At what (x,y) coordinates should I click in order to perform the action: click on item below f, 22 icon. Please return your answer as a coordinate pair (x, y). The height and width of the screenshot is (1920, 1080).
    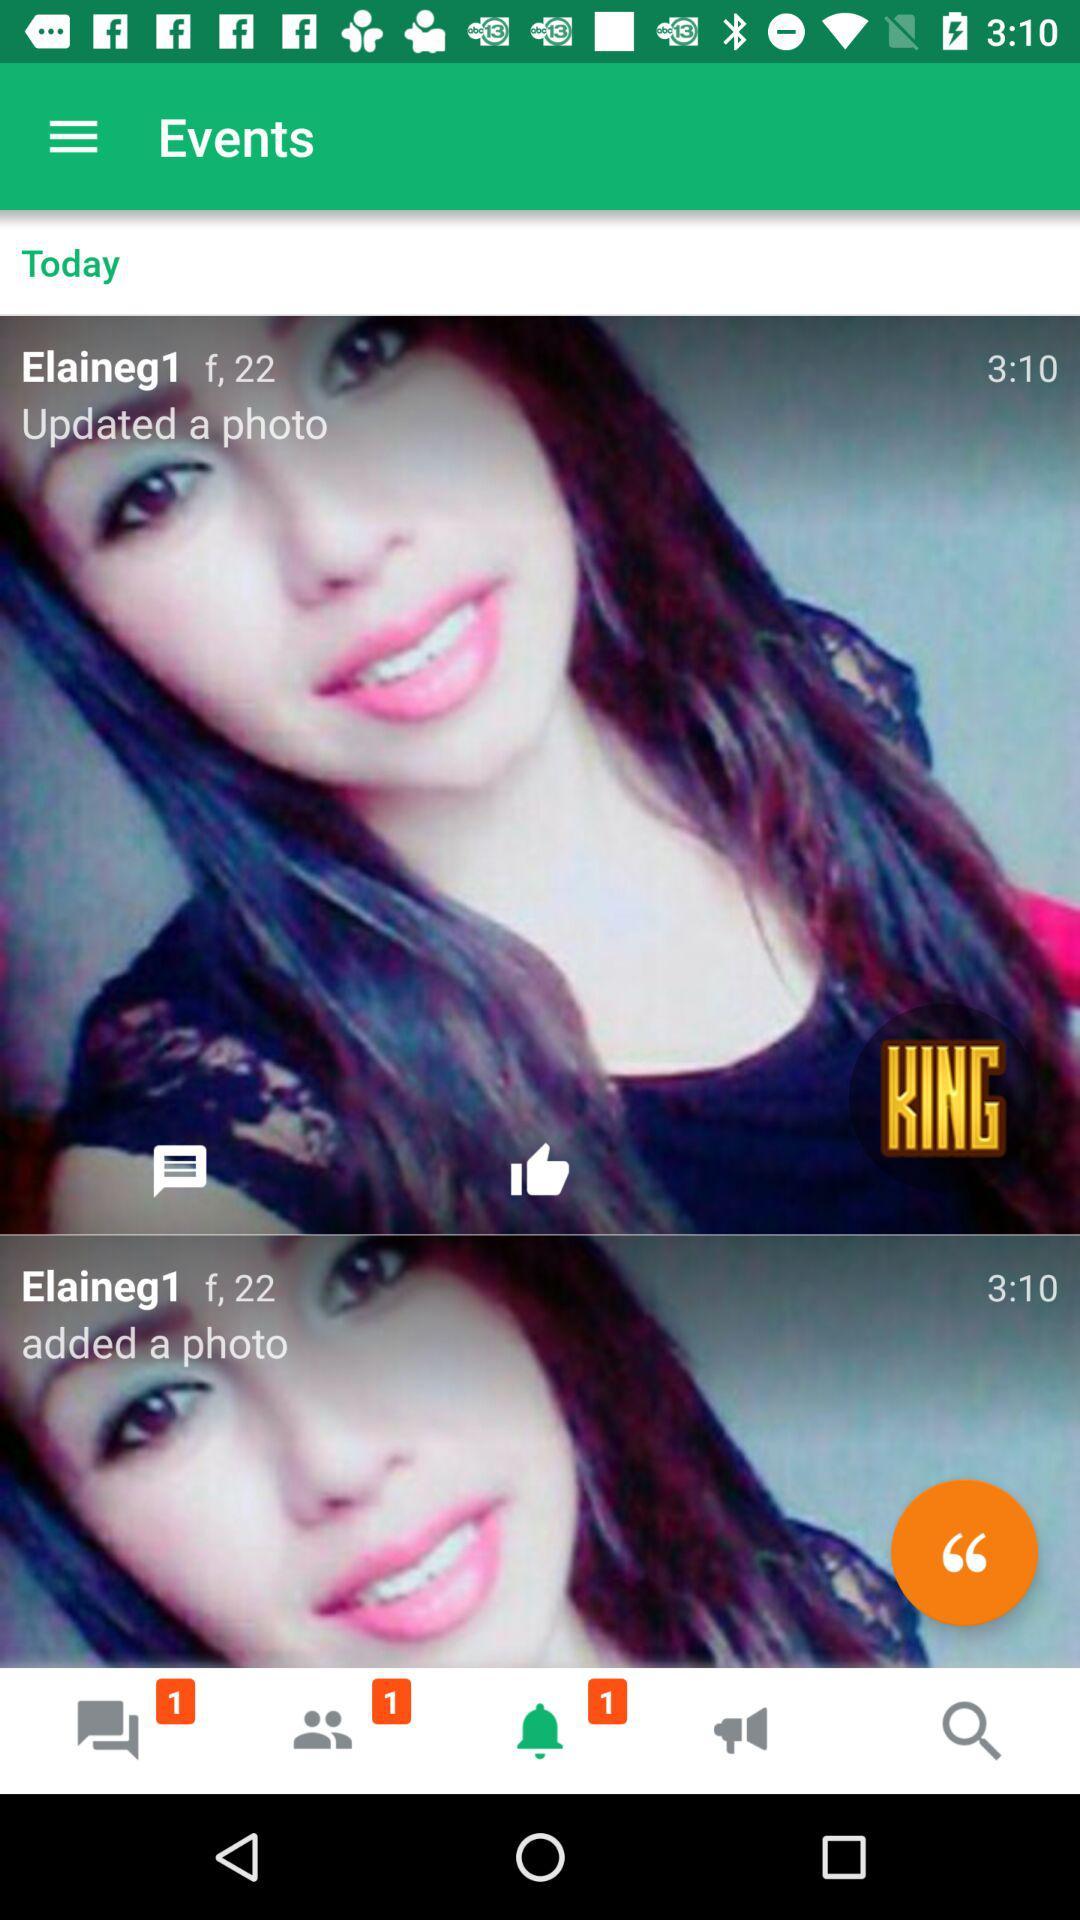
    Looking at the image, I should click on (963, 1551).